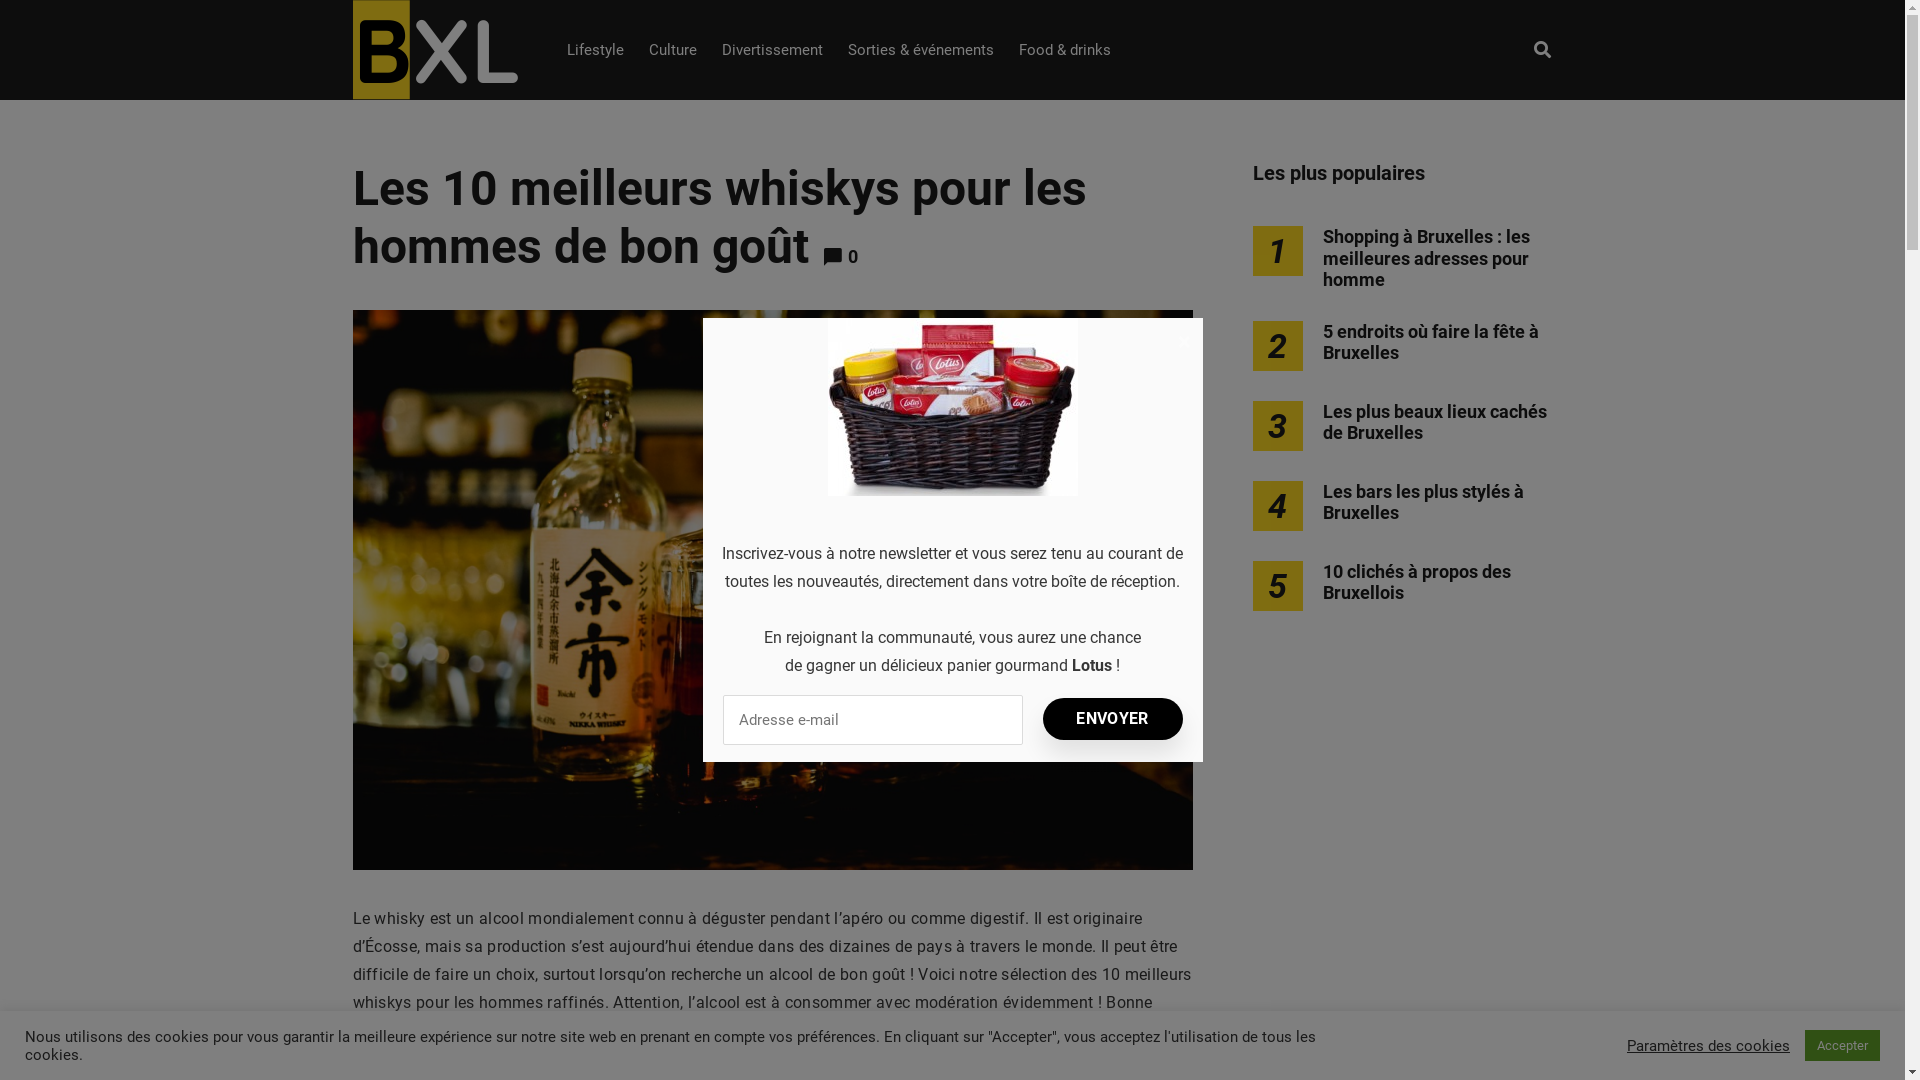 Image resolution: width=1920 pixels, height=1080 pixels. I want to click on 'Lifestyle', so click(565, 49).